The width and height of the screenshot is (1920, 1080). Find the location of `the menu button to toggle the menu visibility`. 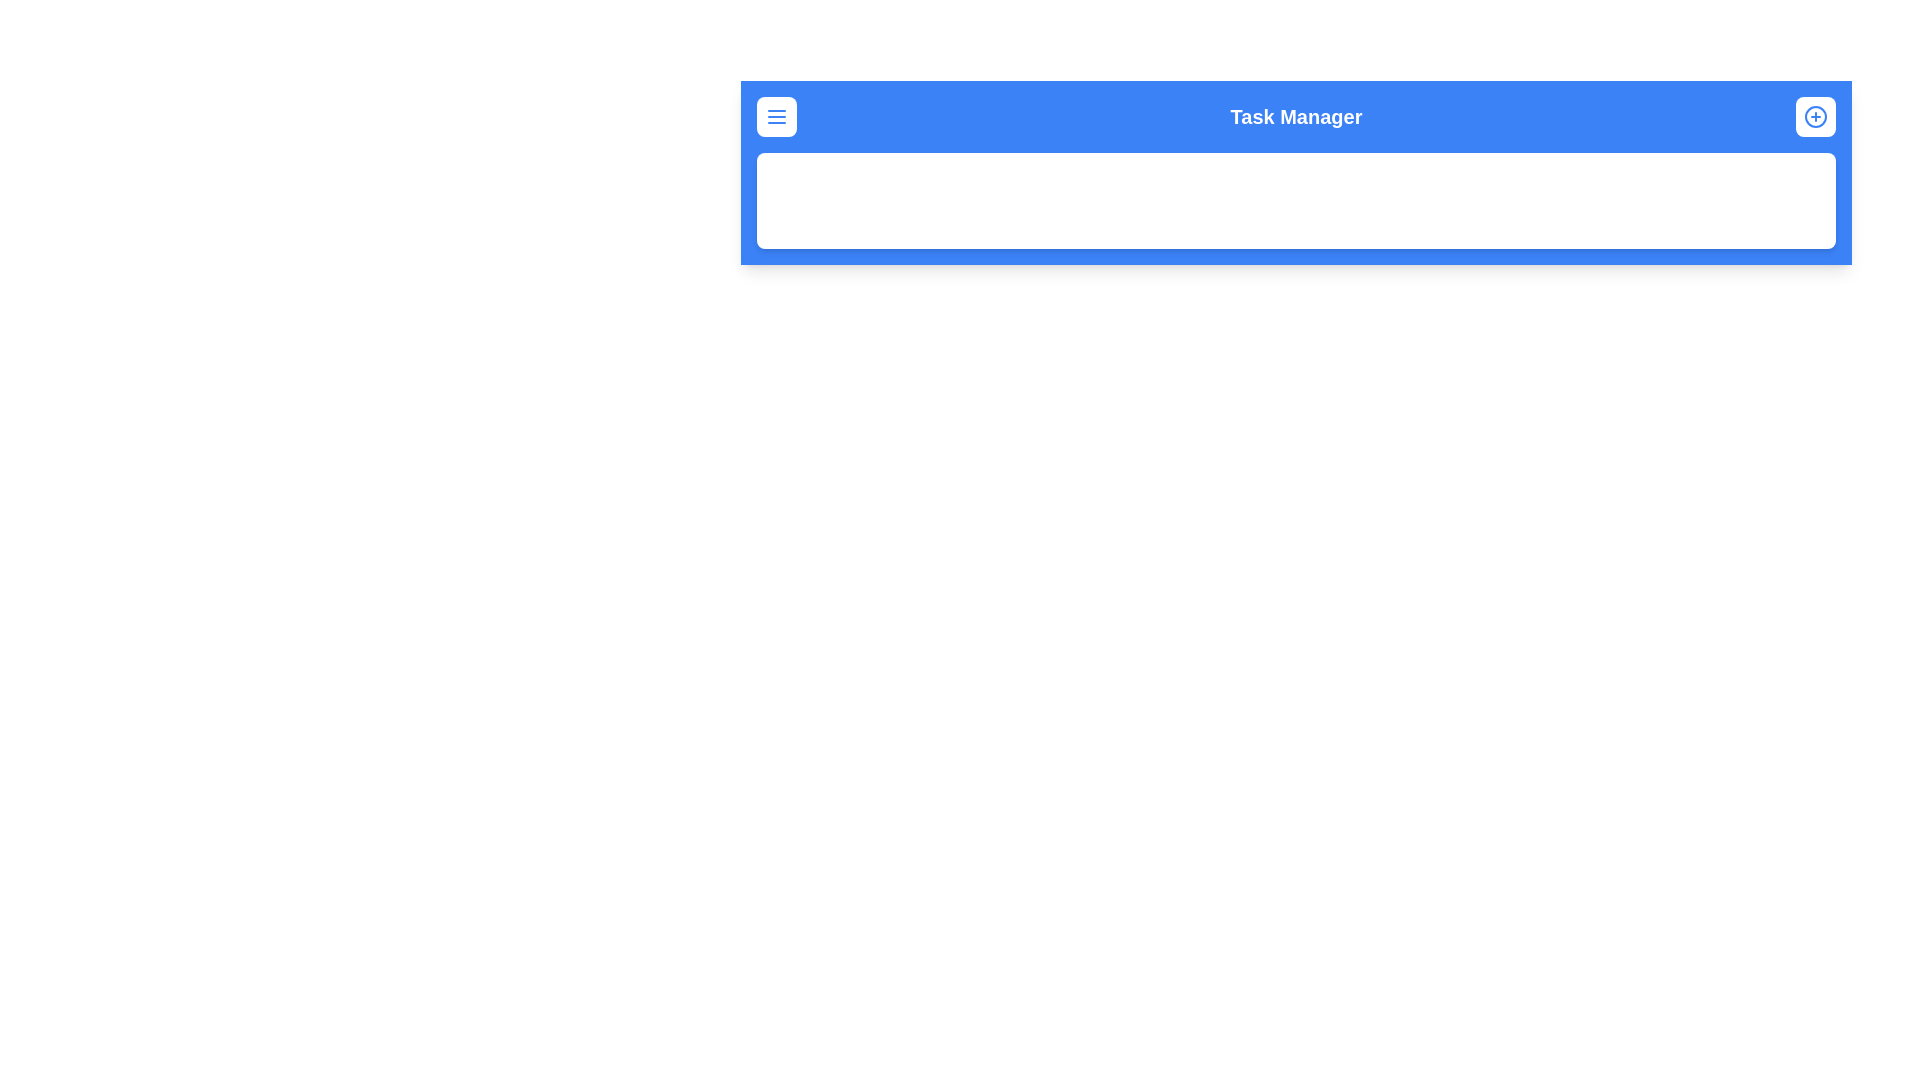

the menu button to toggle the menu visibility is located at coordinates (776, 116).